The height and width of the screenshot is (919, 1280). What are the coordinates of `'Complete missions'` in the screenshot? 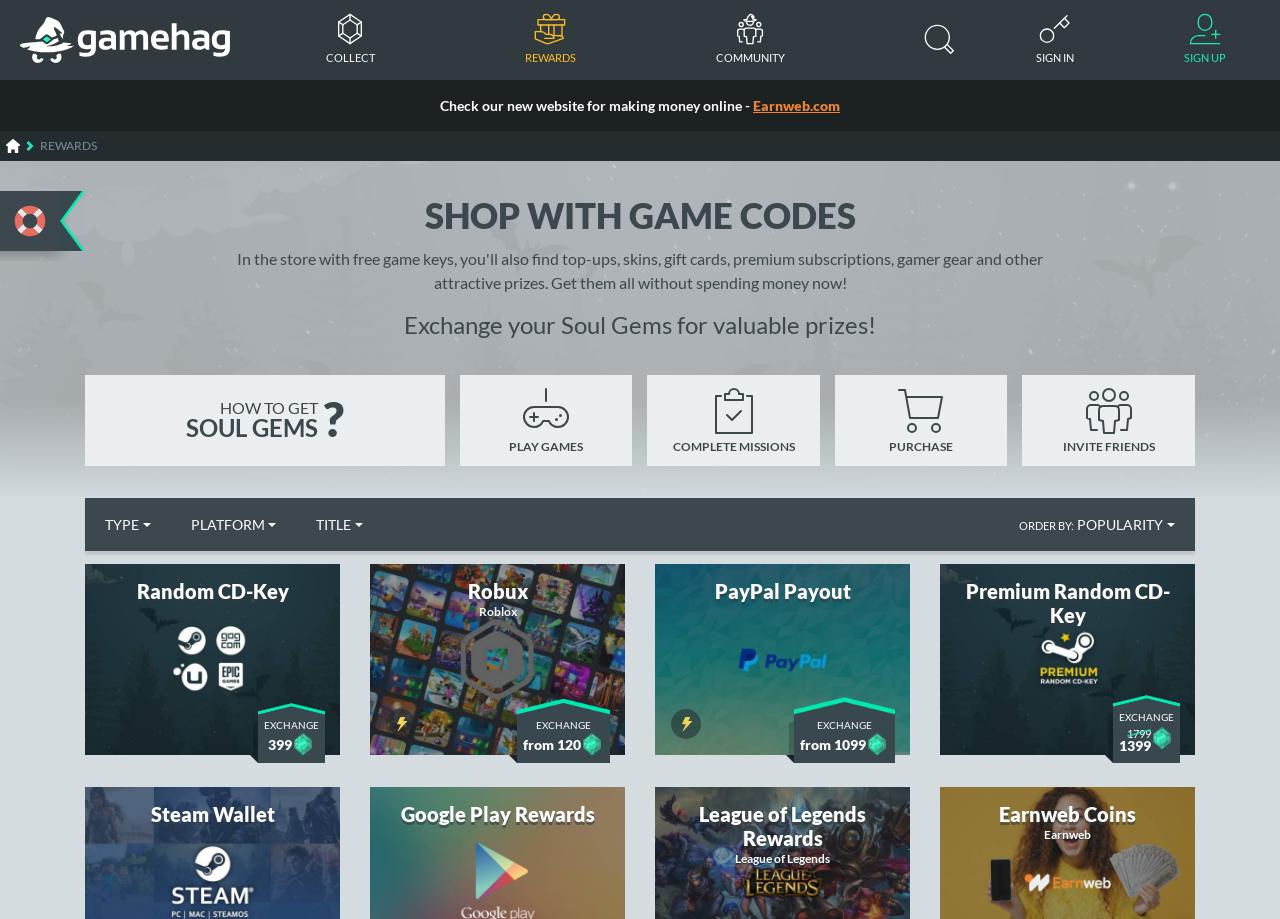 It's located at (732, 445).